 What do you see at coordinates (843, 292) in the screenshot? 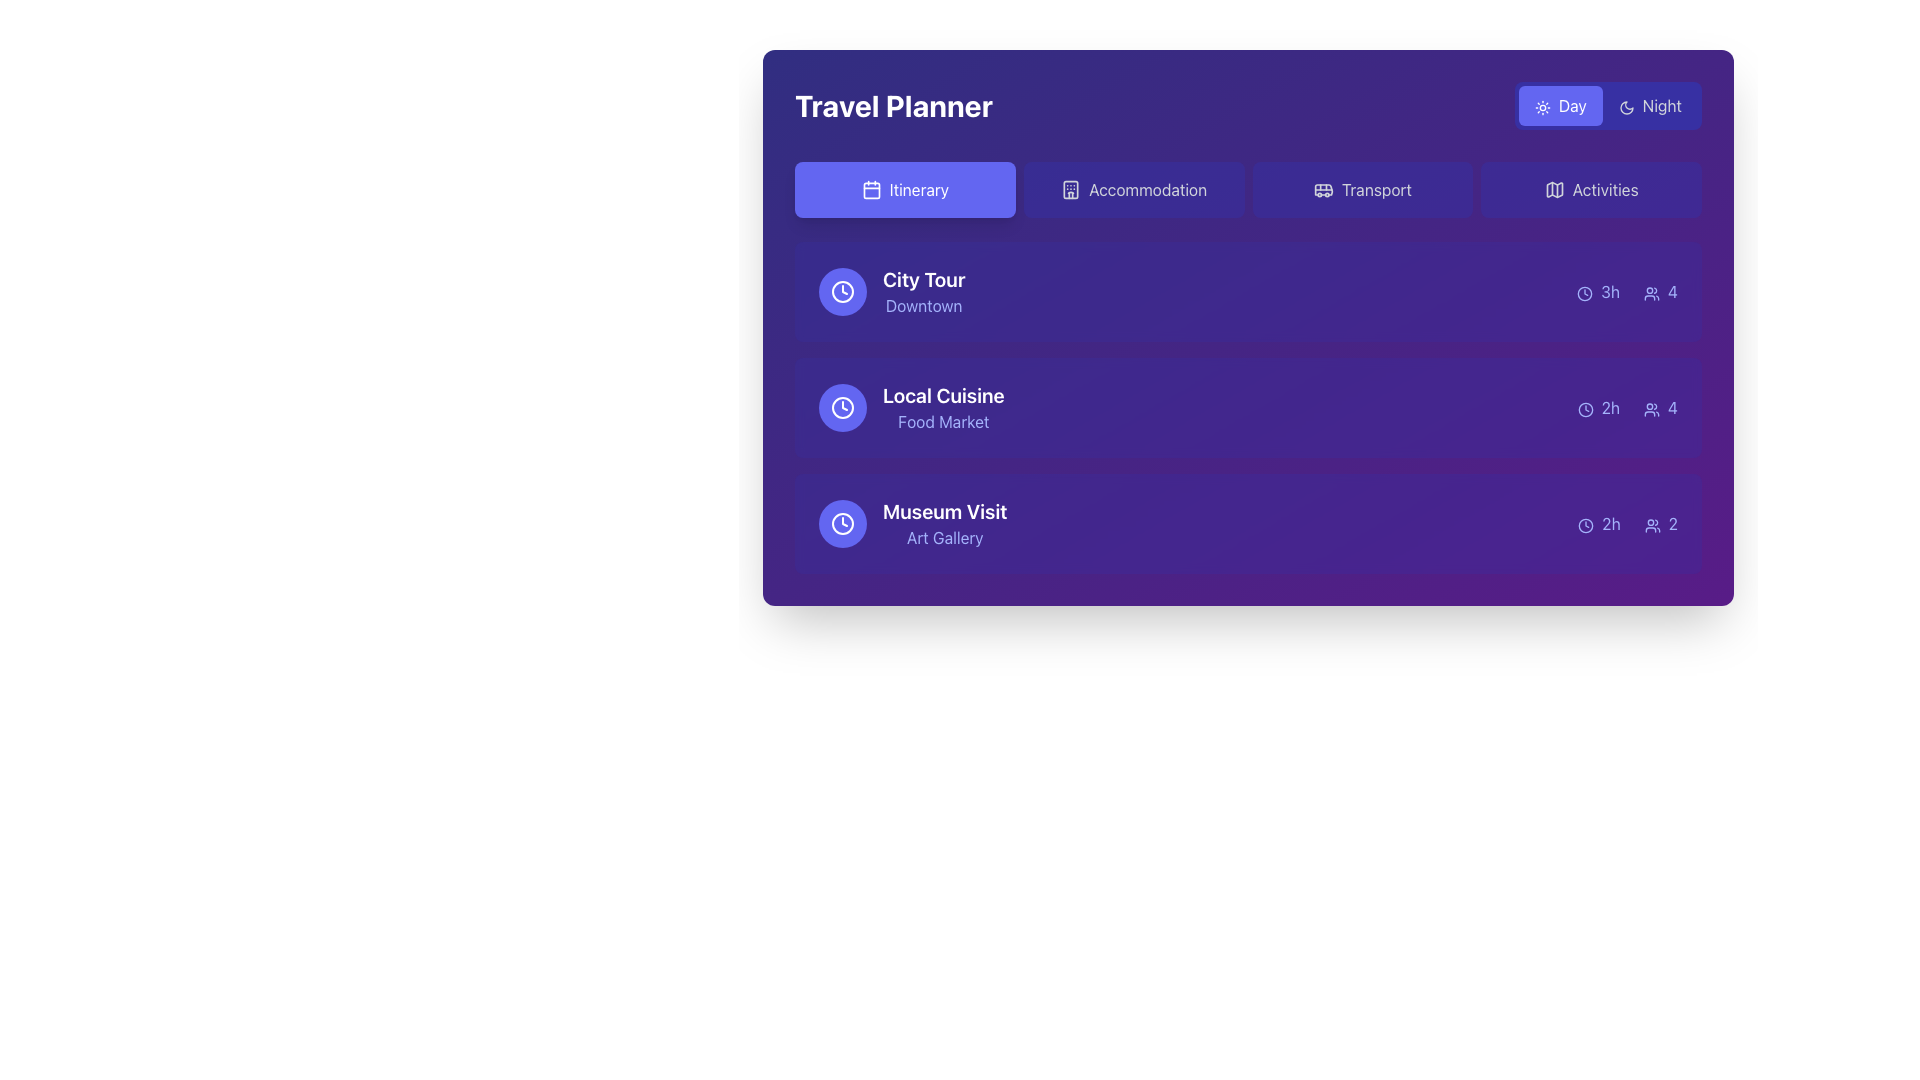
I see `the circular clock icon with a gradient indigo background located to the left of the 'City Tour' and 'Downtown' text in the 'Travel Planner' section` at bounding box center [843, 292].